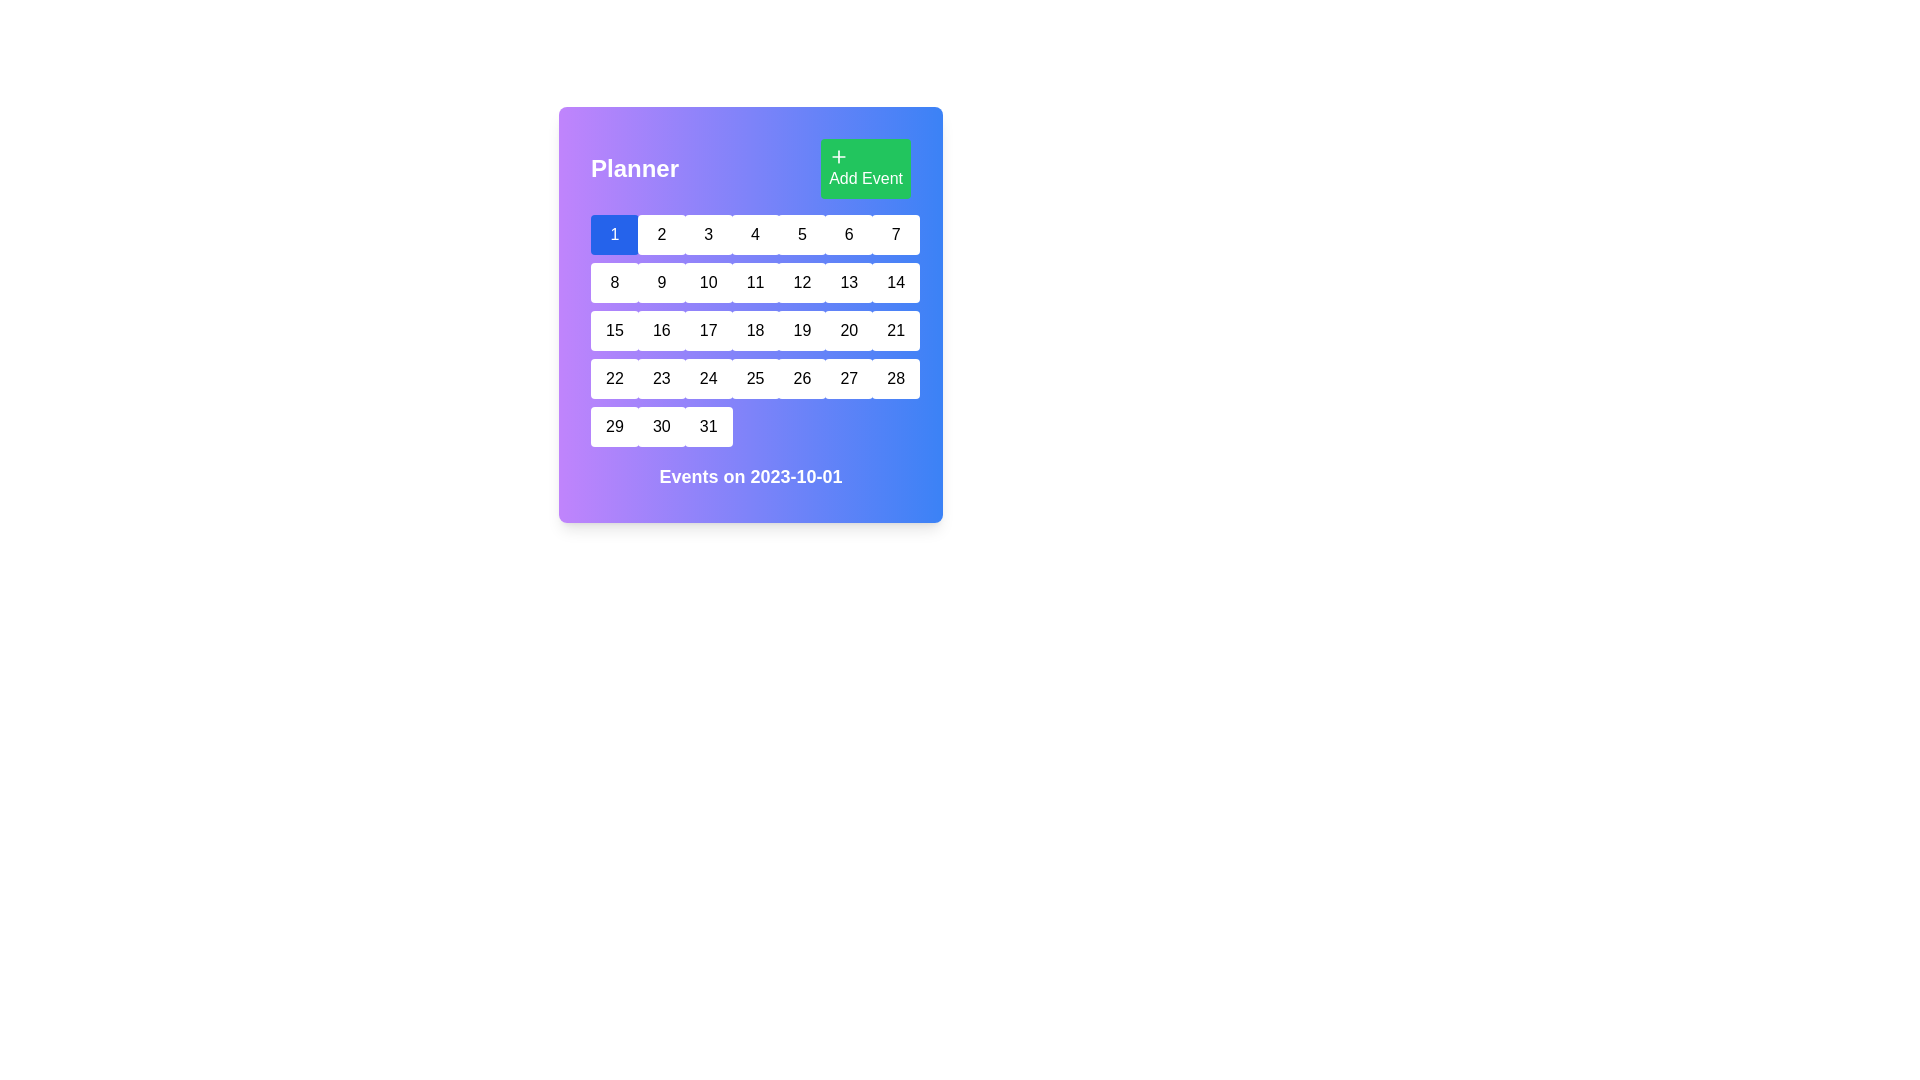 Image resolution: width=1920 pixels, height=1080 pixels. I want to click on the selectable button representing the sixth day of the month in the calendar, so click(849, 234).